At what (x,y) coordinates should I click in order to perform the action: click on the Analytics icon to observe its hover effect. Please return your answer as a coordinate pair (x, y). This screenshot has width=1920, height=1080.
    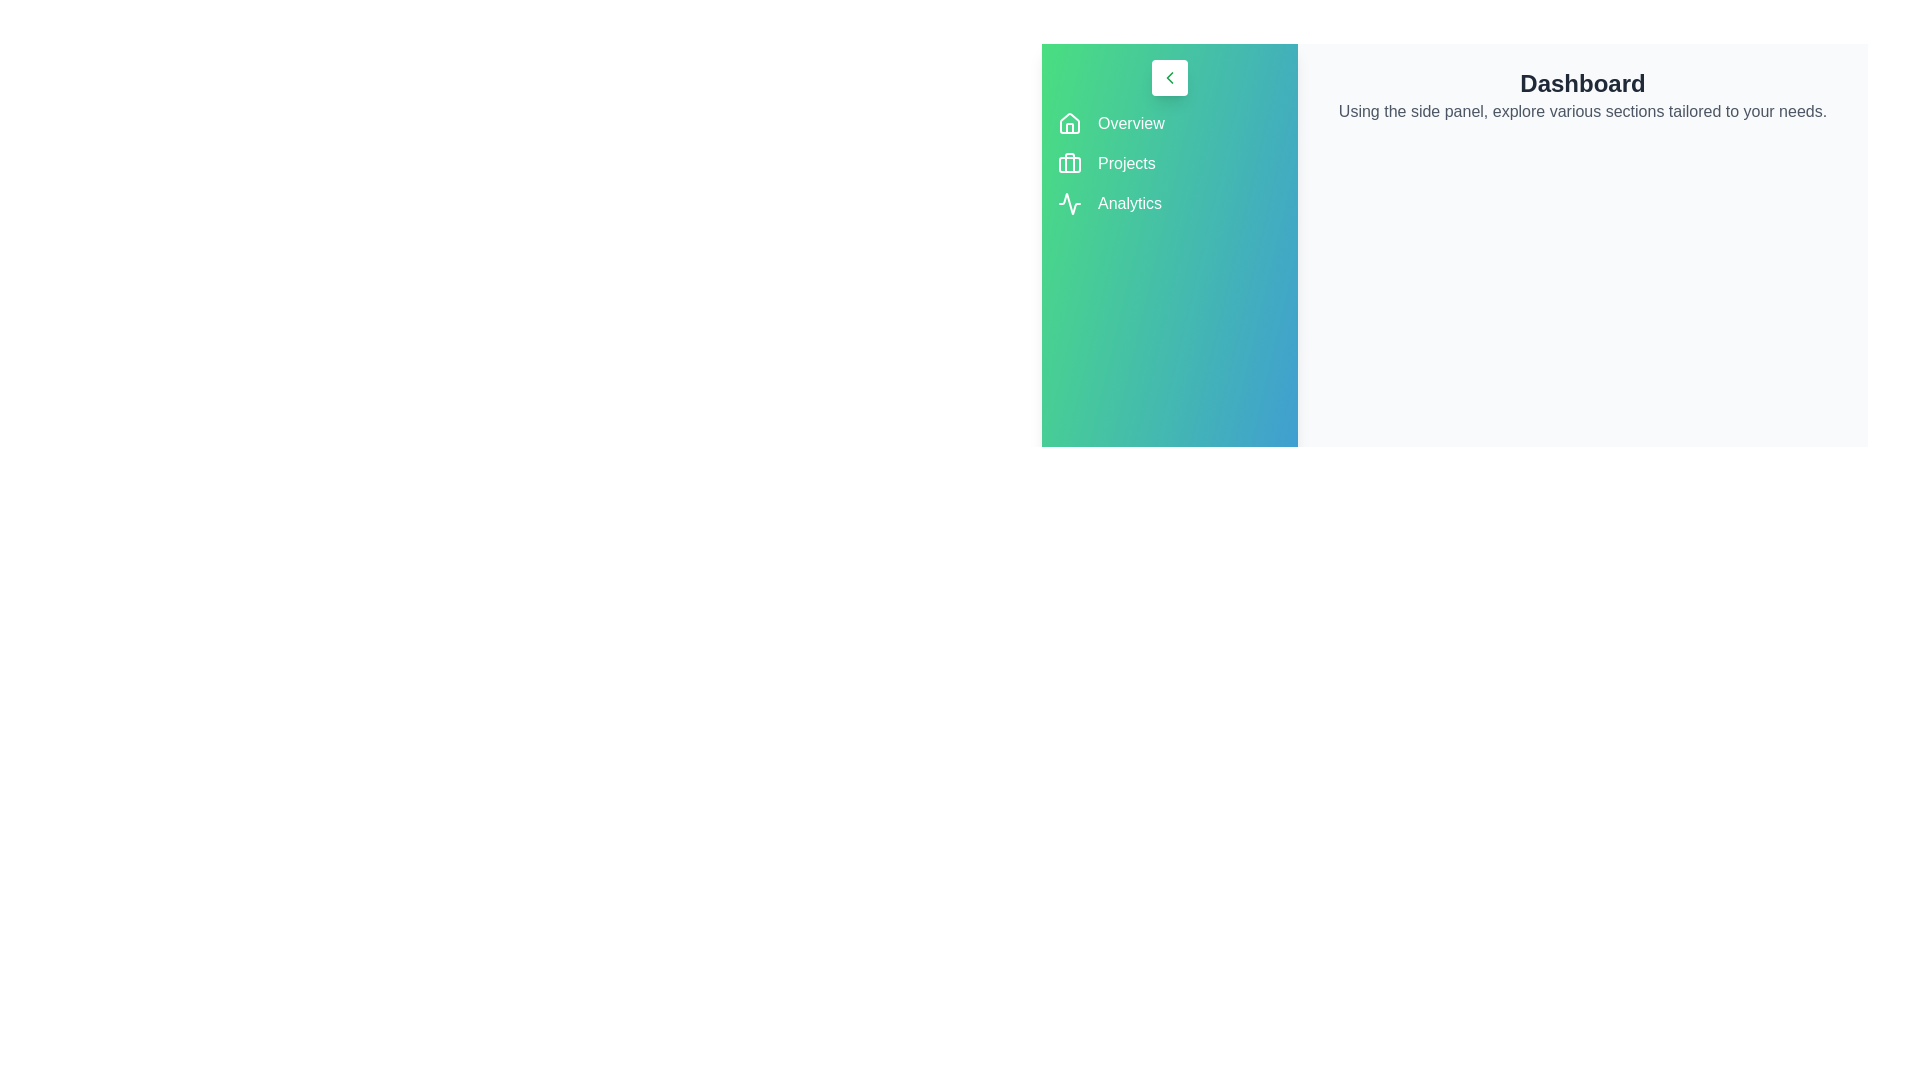
    Looking at the image, I should click on (1069, 204).